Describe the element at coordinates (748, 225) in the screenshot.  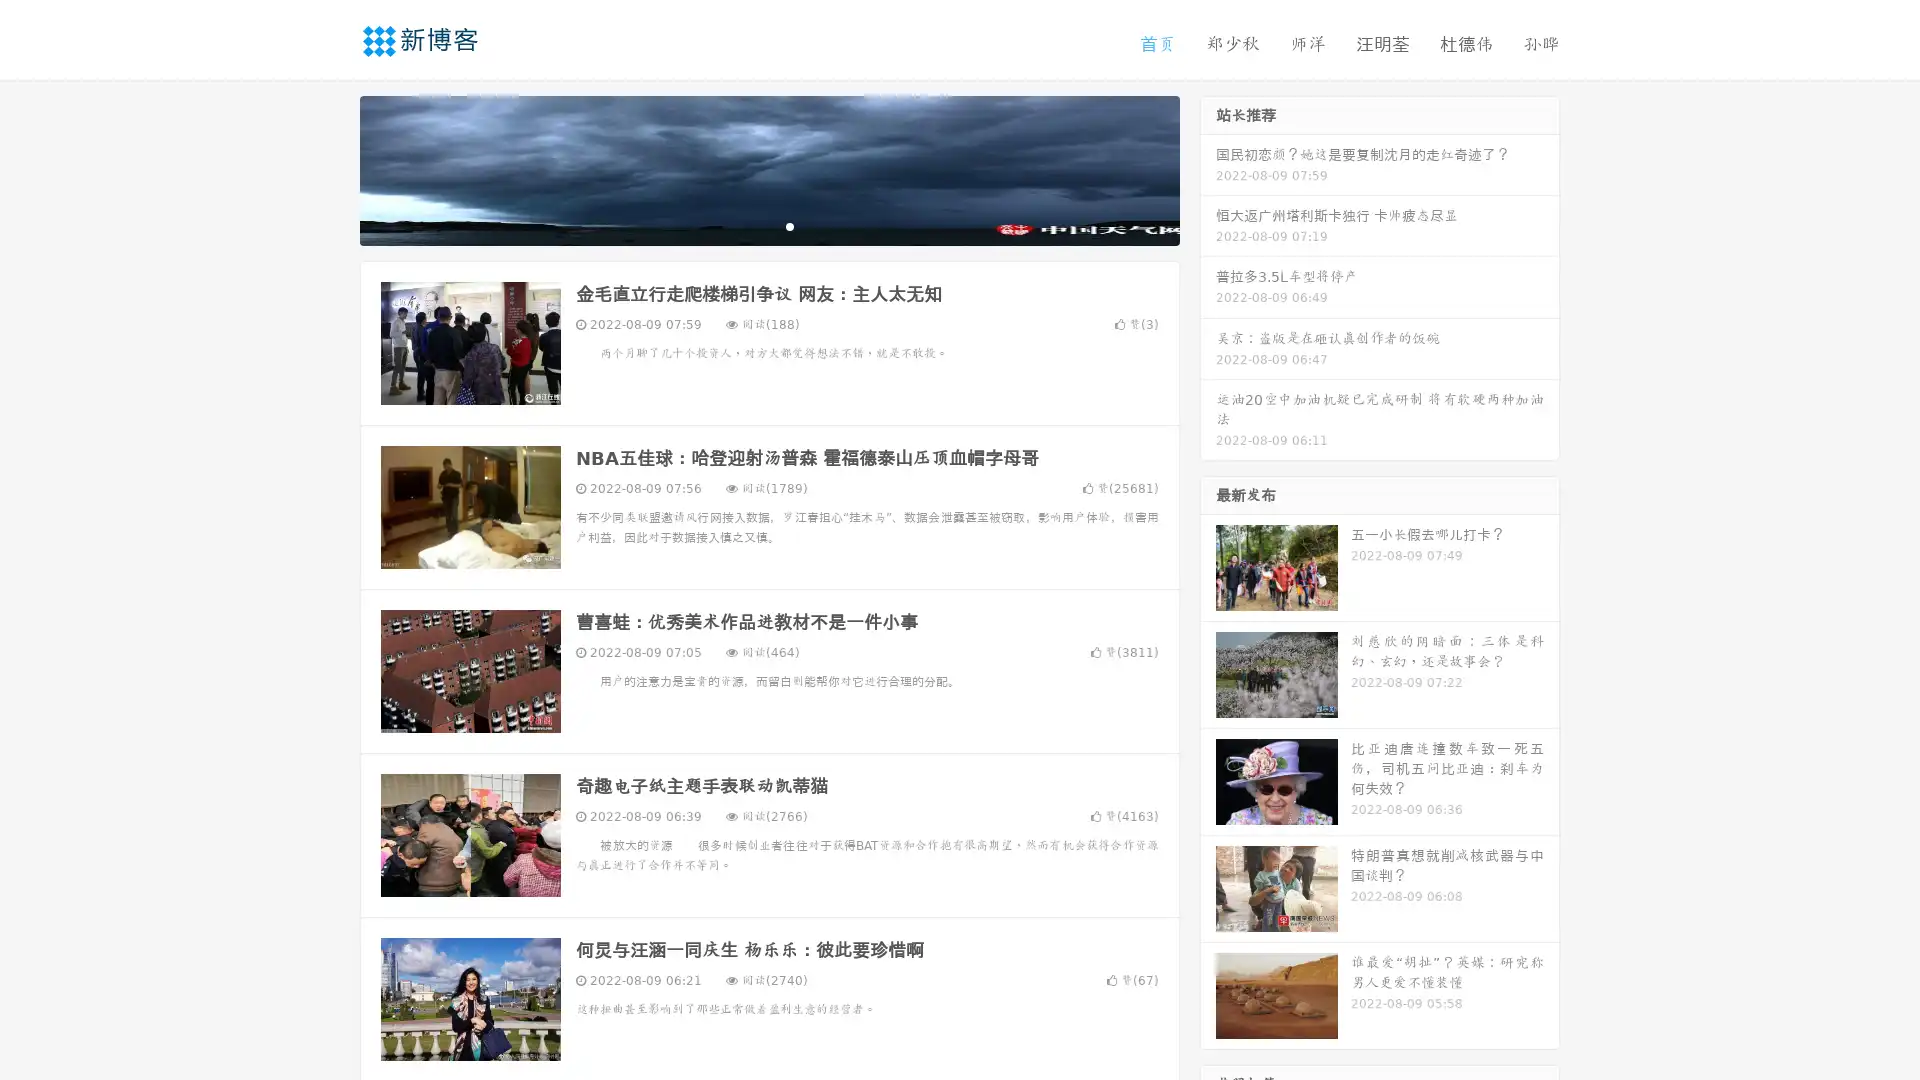
I see `Go to slide 1` at that location.